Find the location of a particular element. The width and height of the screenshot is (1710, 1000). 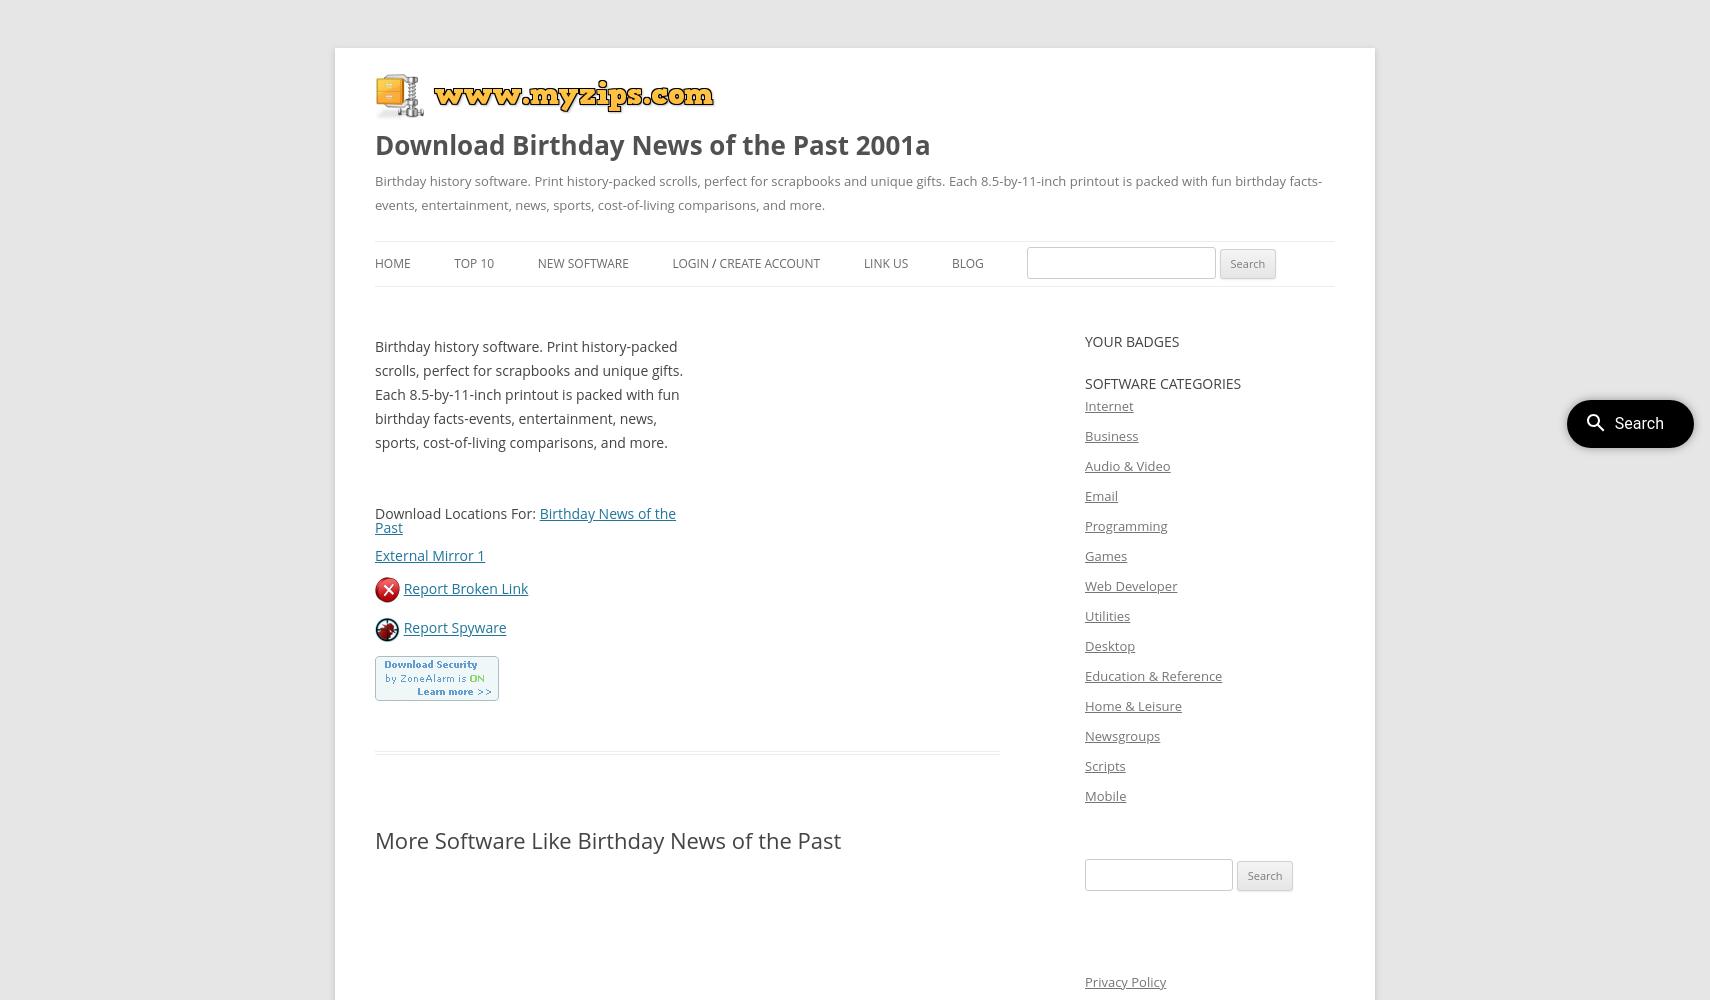

'Desktop' is located at coordinates (1083, 646).